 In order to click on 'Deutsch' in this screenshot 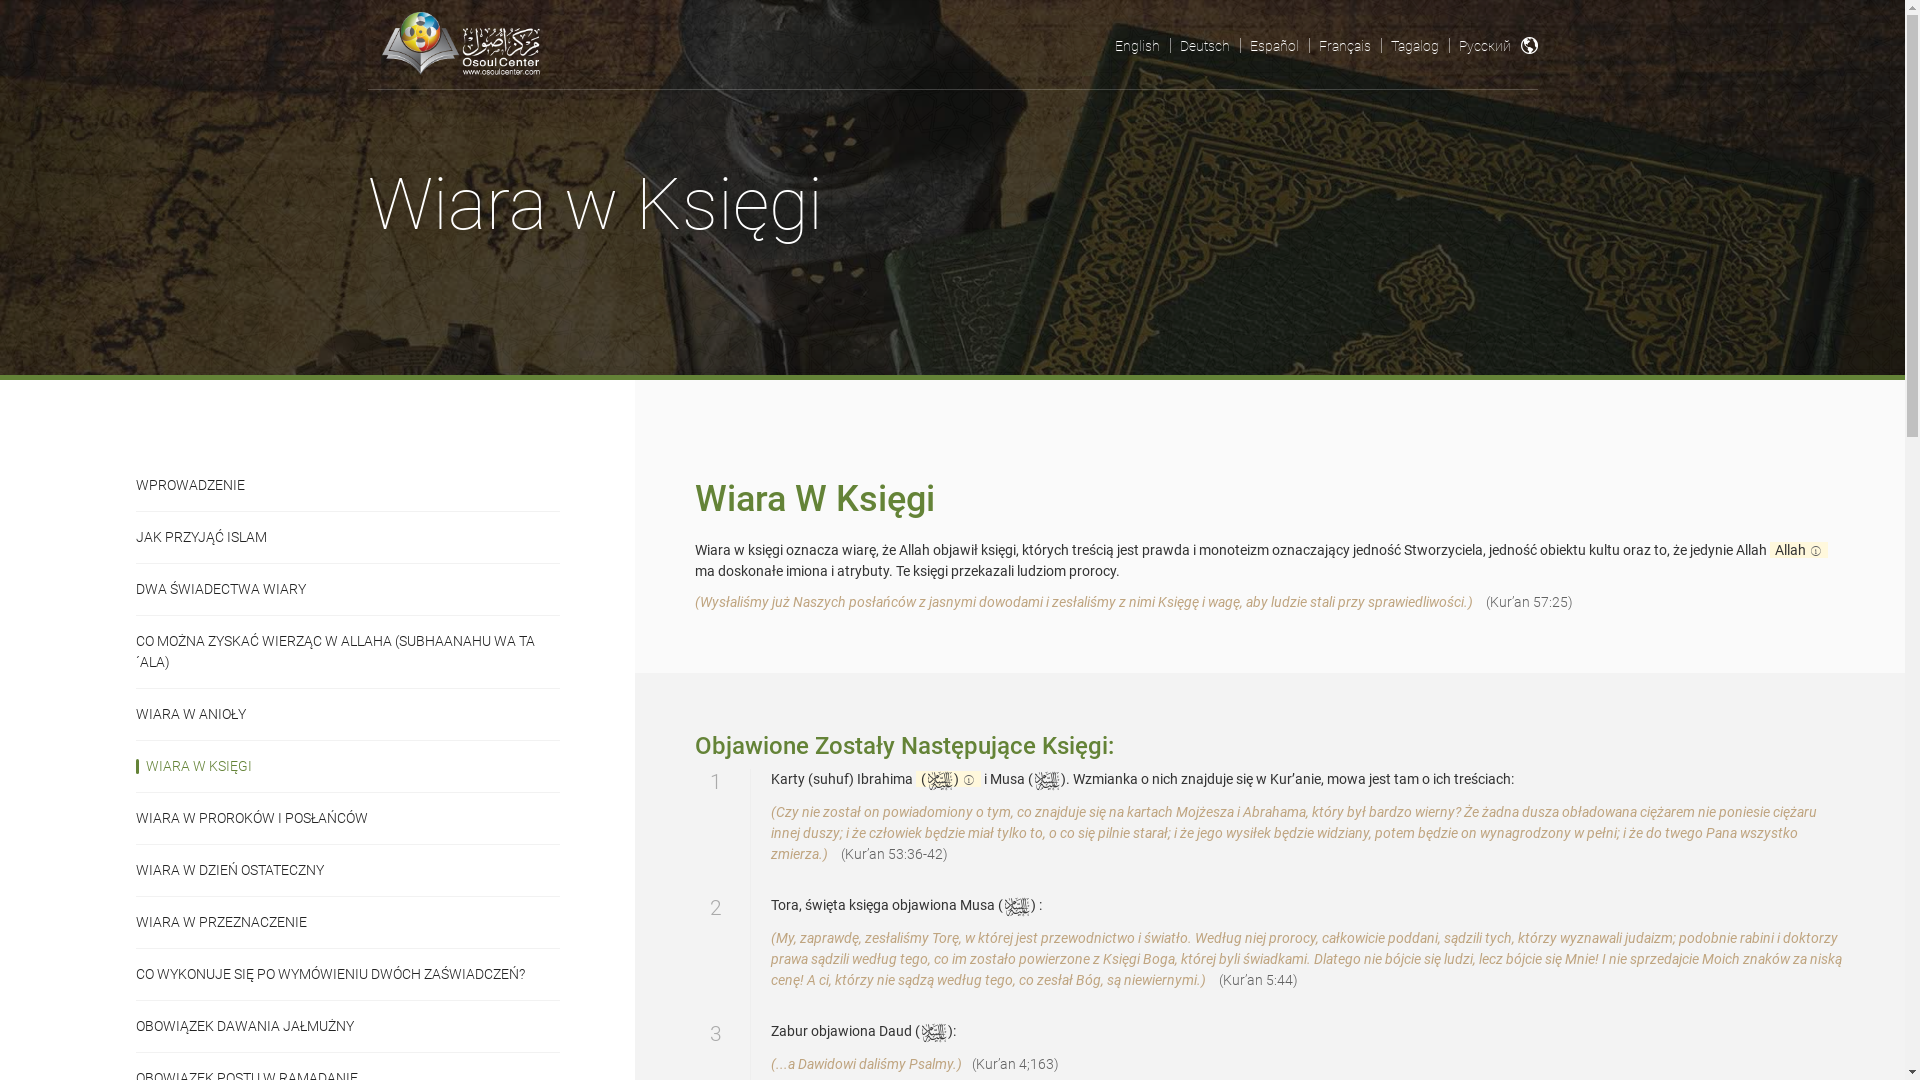, I will do `click(1170, 45)`.